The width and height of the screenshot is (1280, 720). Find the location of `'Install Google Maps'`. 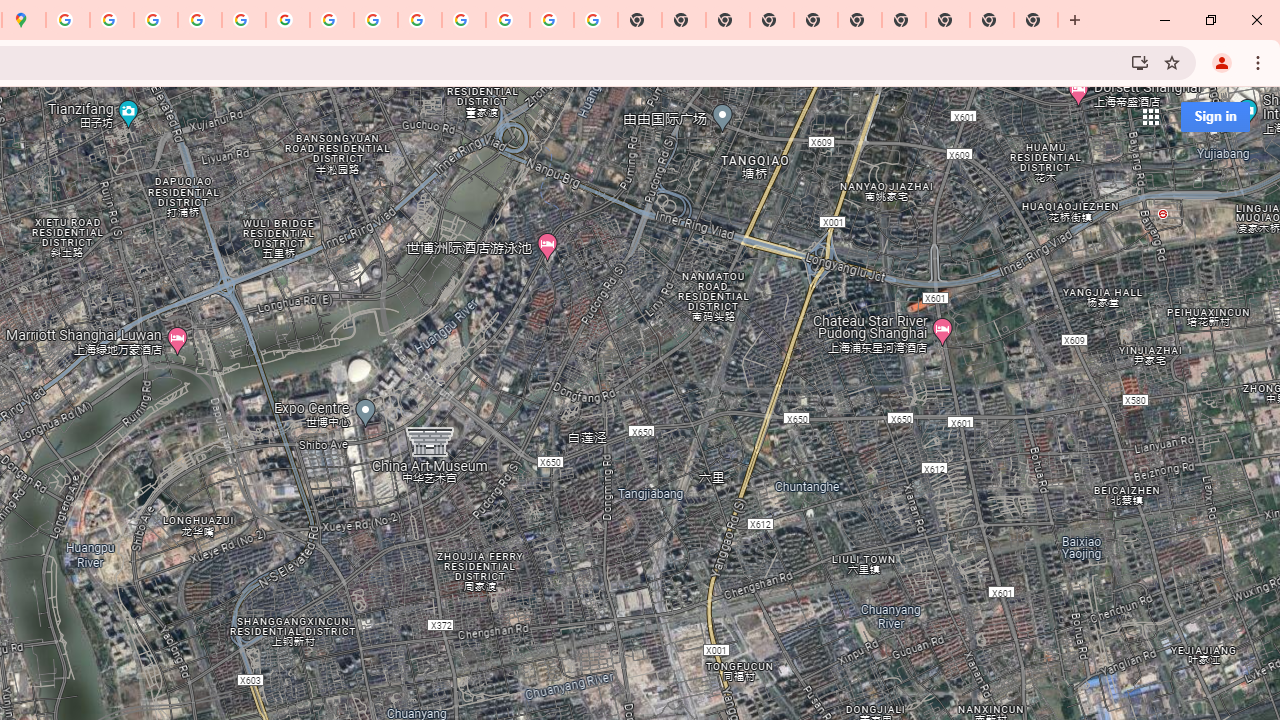

'Install Google Maps' is located at coordinates (1139, 61).